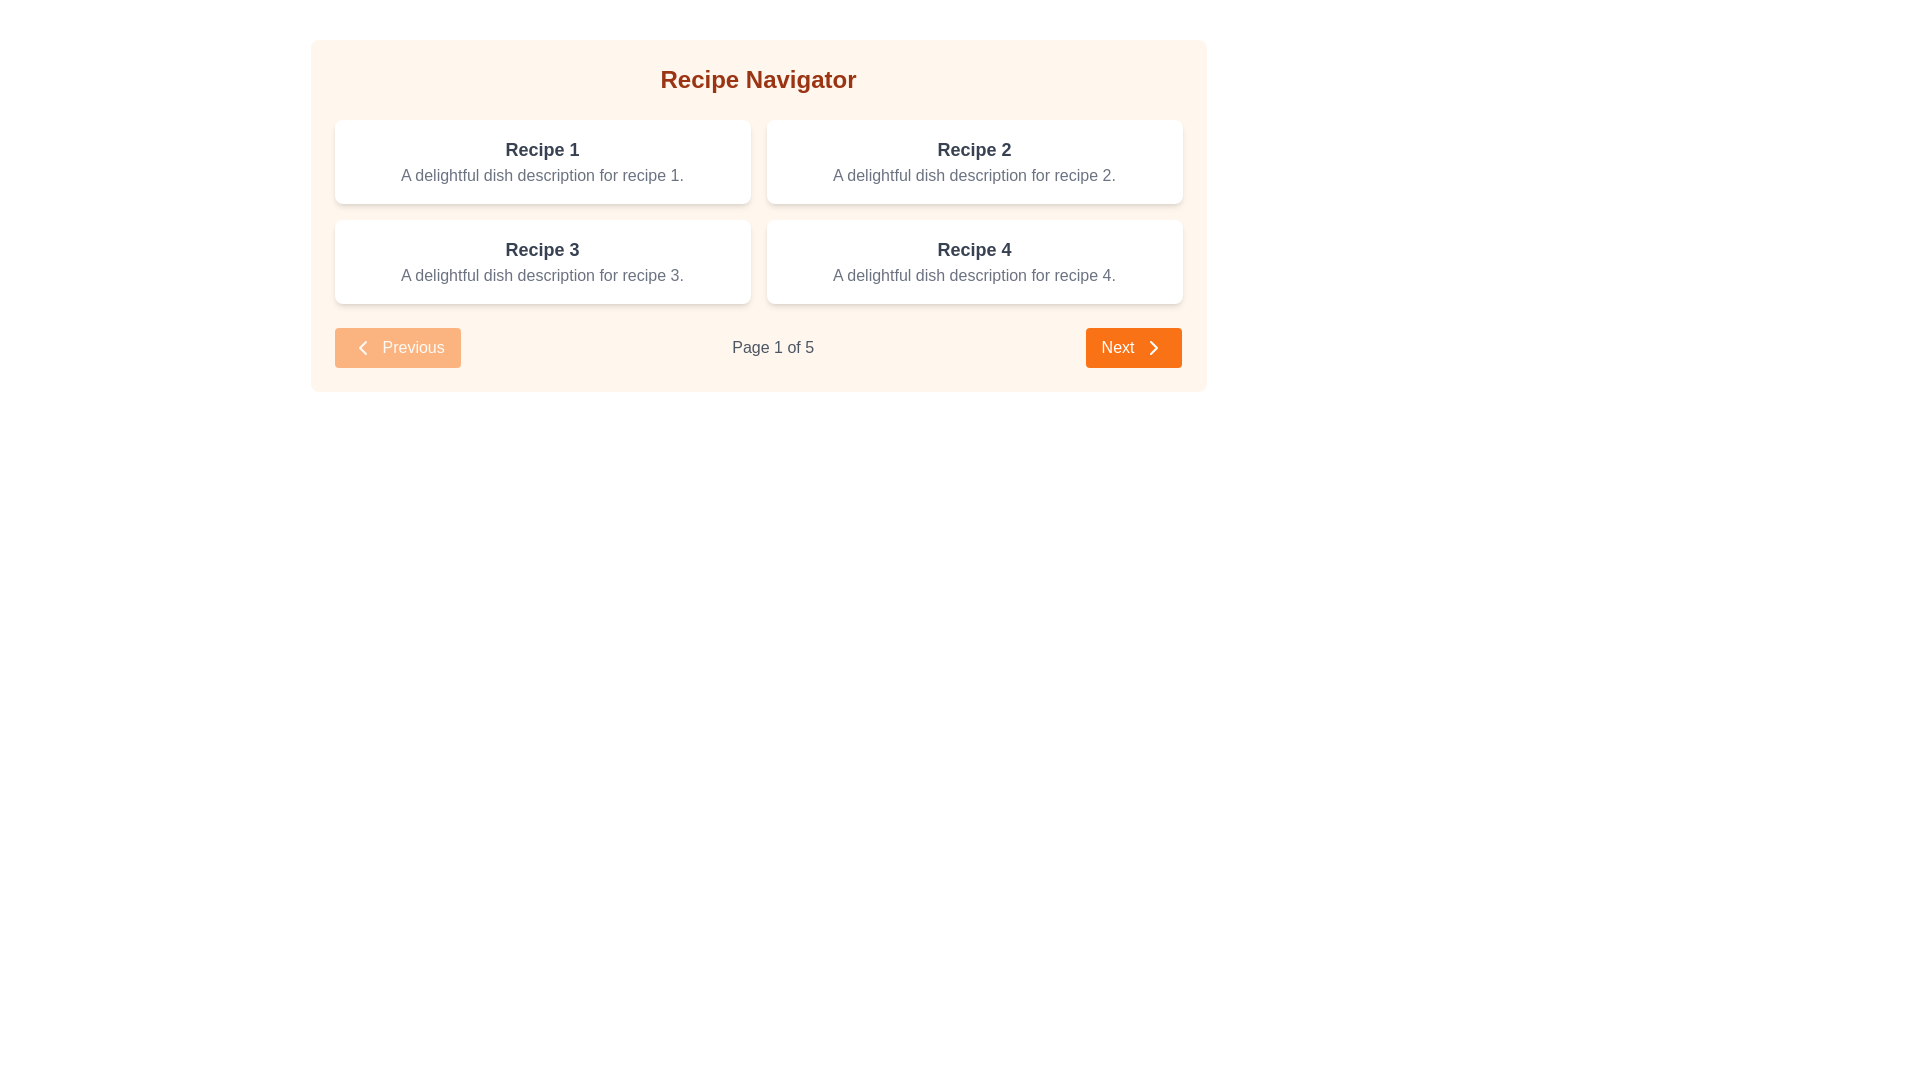 This screenshot has height=1080, width=1920. Describe the element at coordinates (542, 161) in the screenshot. I see `the first recipe display card located in the top-left corner of the grid layout` at that location.